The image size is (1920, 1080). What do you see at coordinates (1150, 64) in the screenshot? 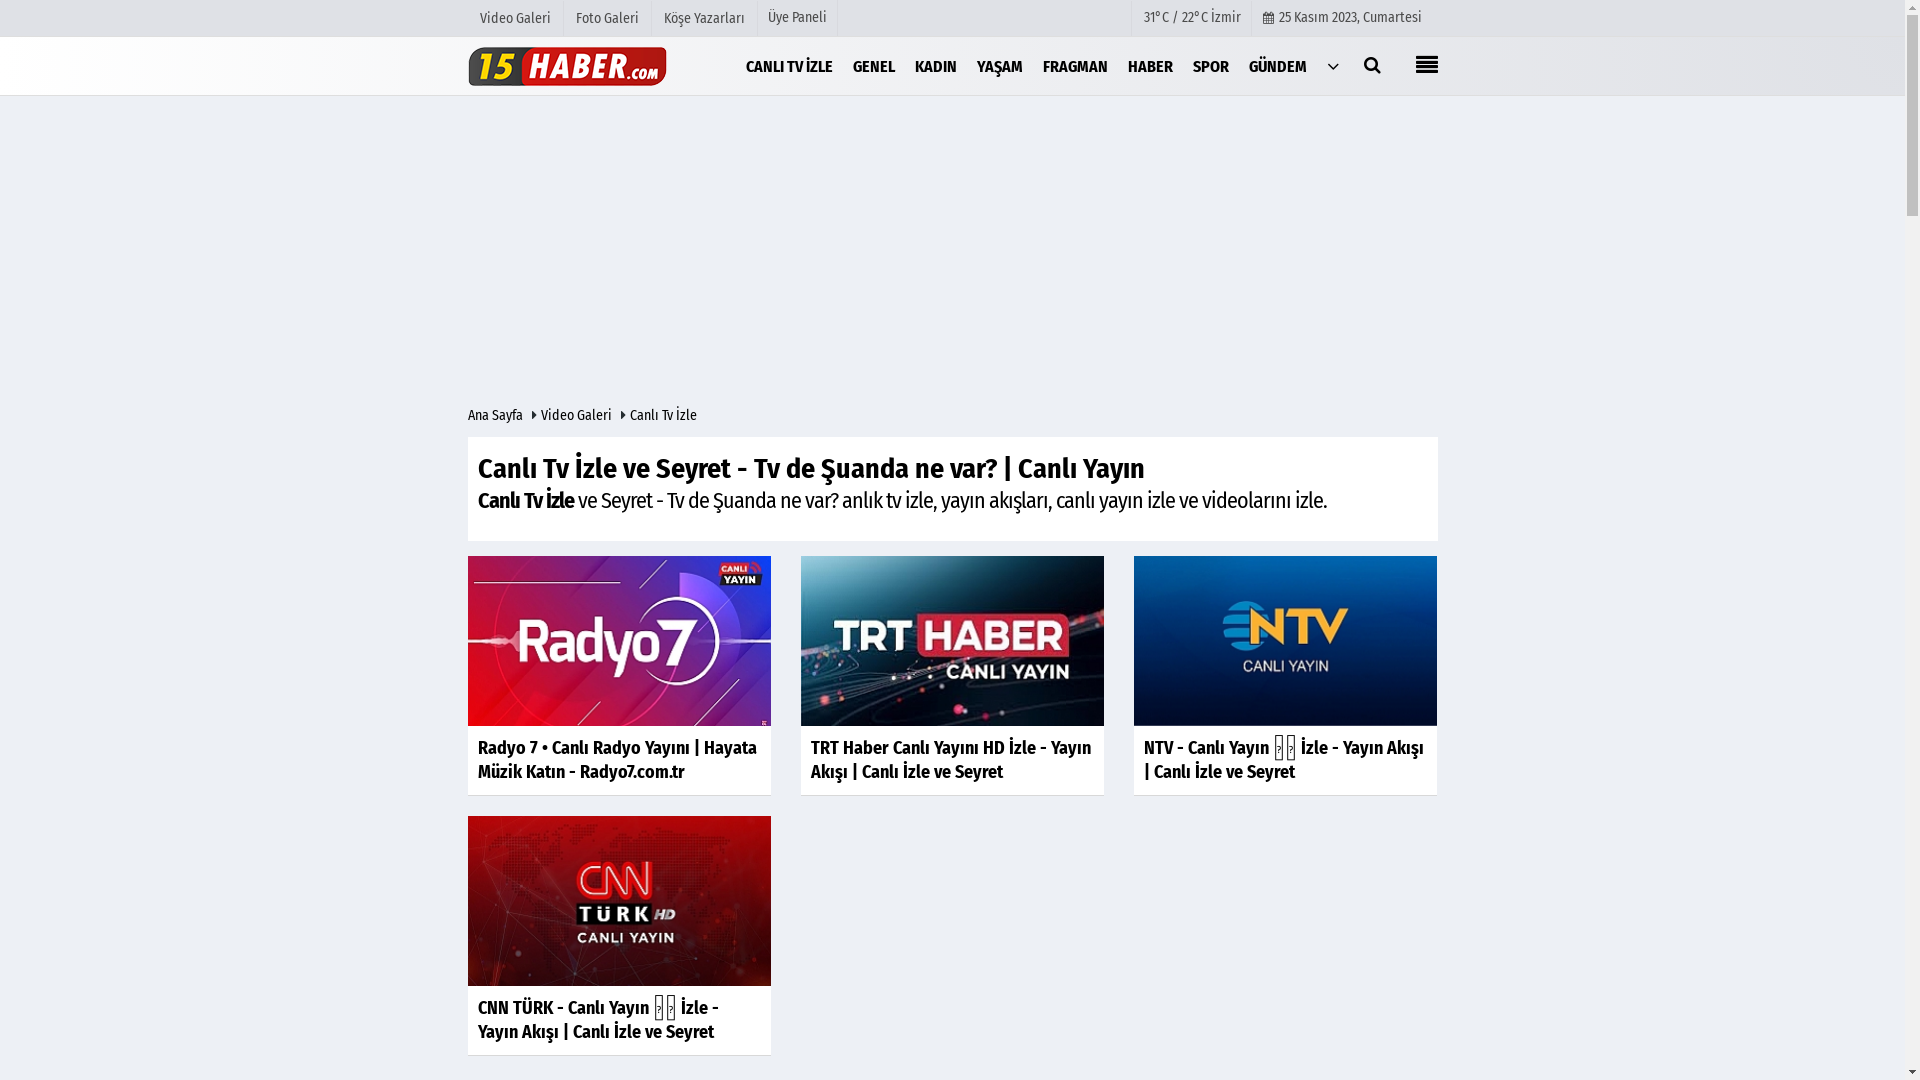
I see `'HABER'` at bounding box center [1150, 64].